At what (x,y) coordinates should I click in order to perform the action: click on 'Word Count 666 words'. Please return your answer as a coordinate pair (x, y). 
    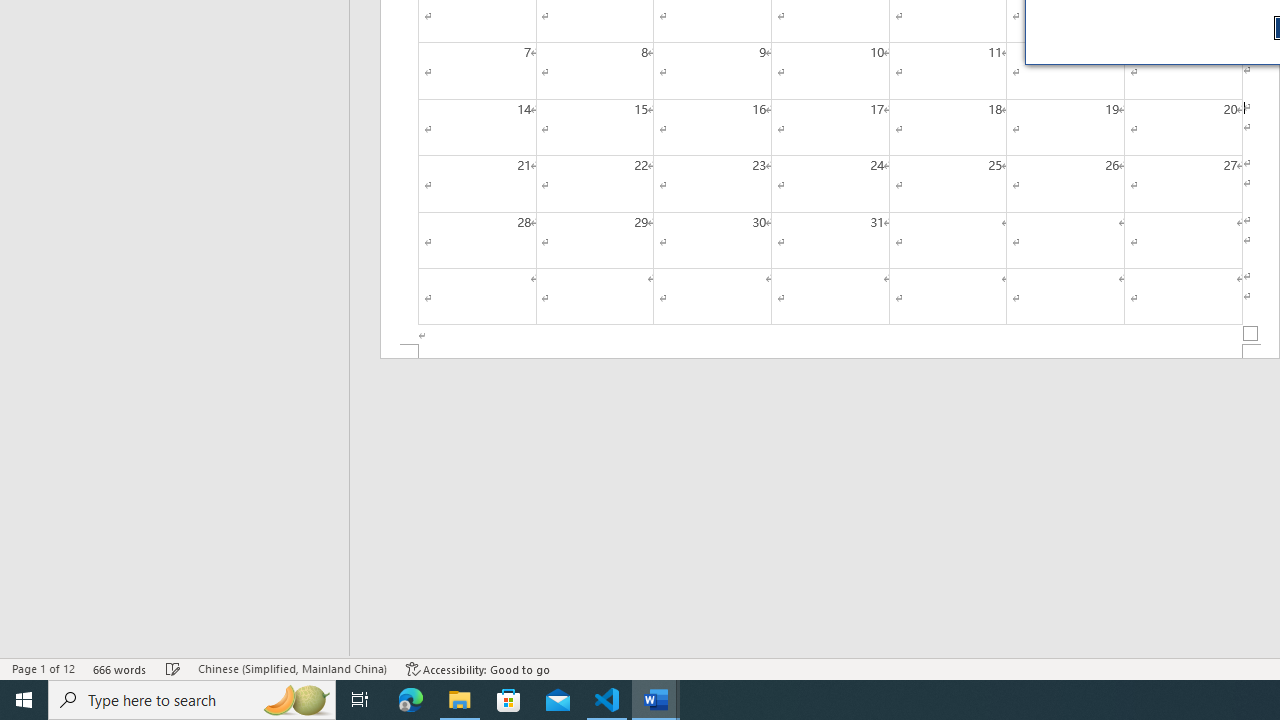
    Looking at the image, I should click on (119, 669).